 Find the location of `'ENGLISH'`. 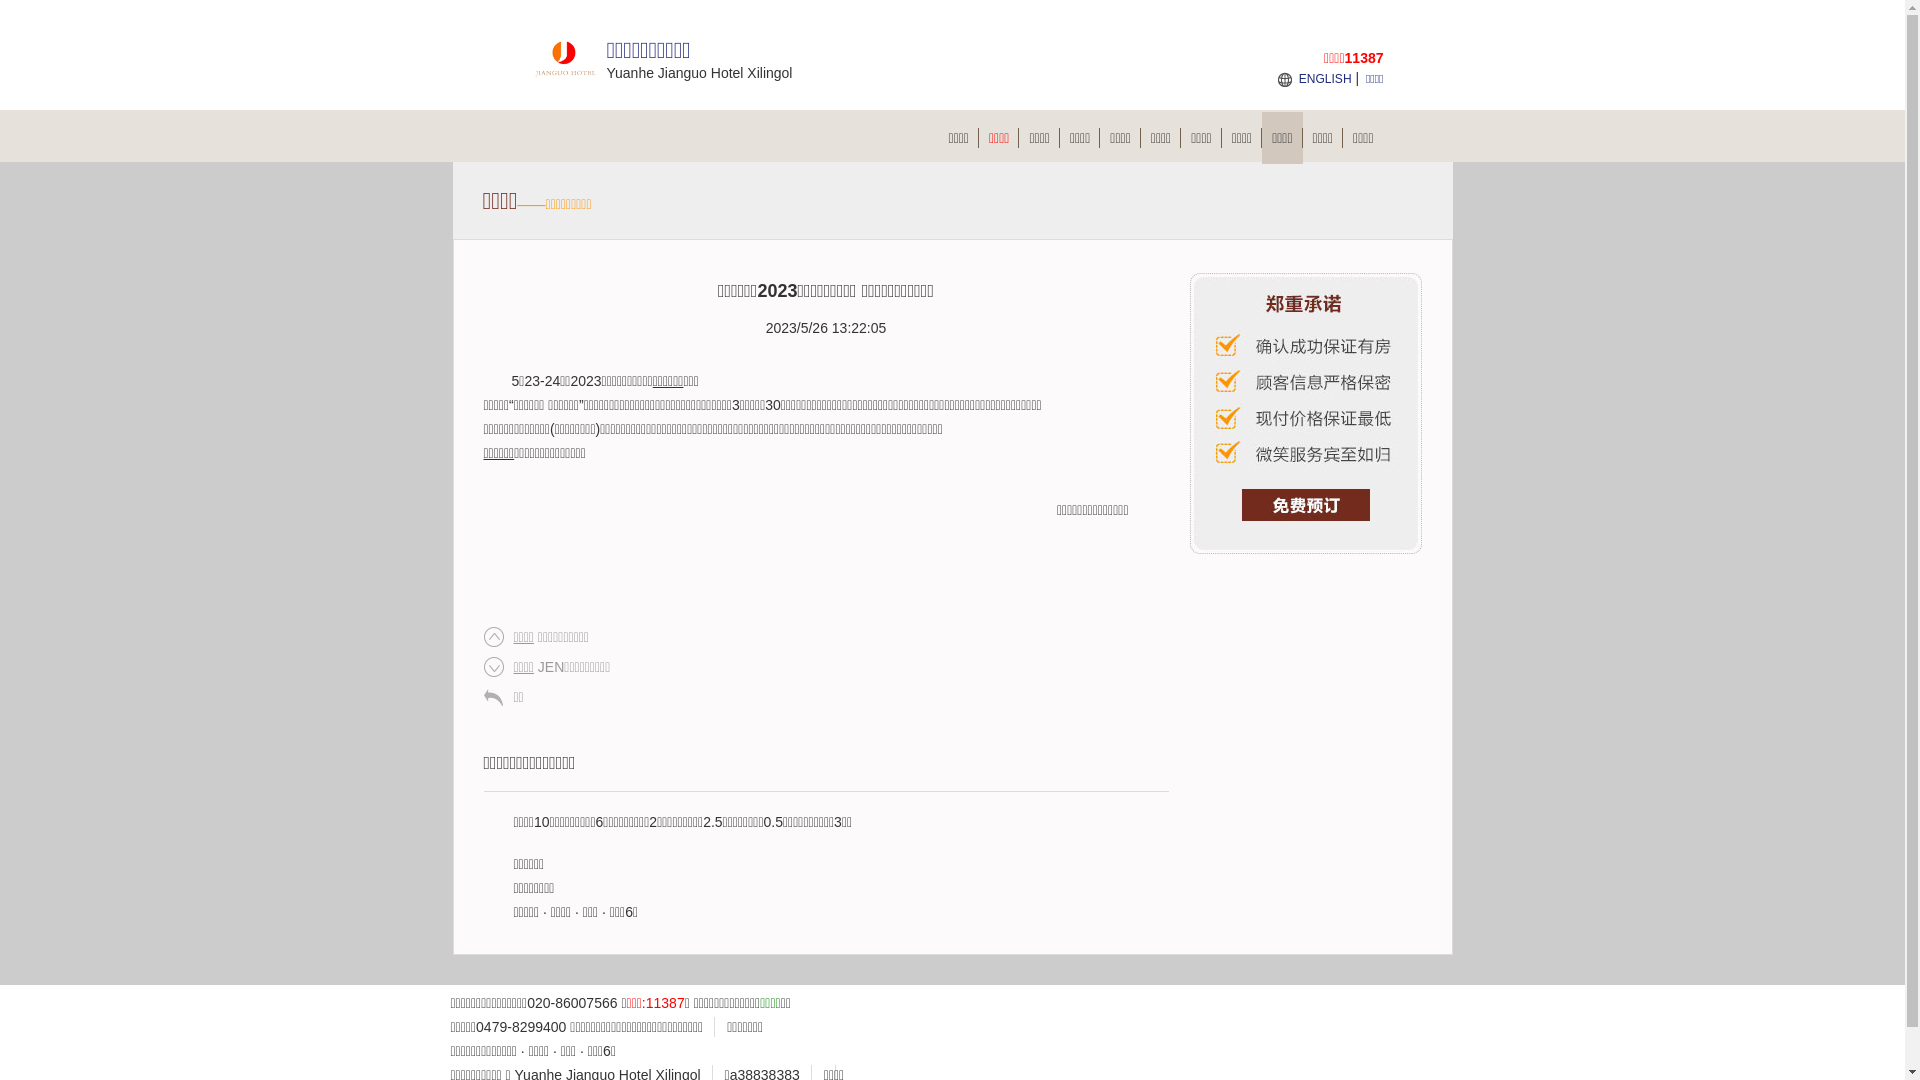

'ENGLISH' is located at coordinates (1299, 77).